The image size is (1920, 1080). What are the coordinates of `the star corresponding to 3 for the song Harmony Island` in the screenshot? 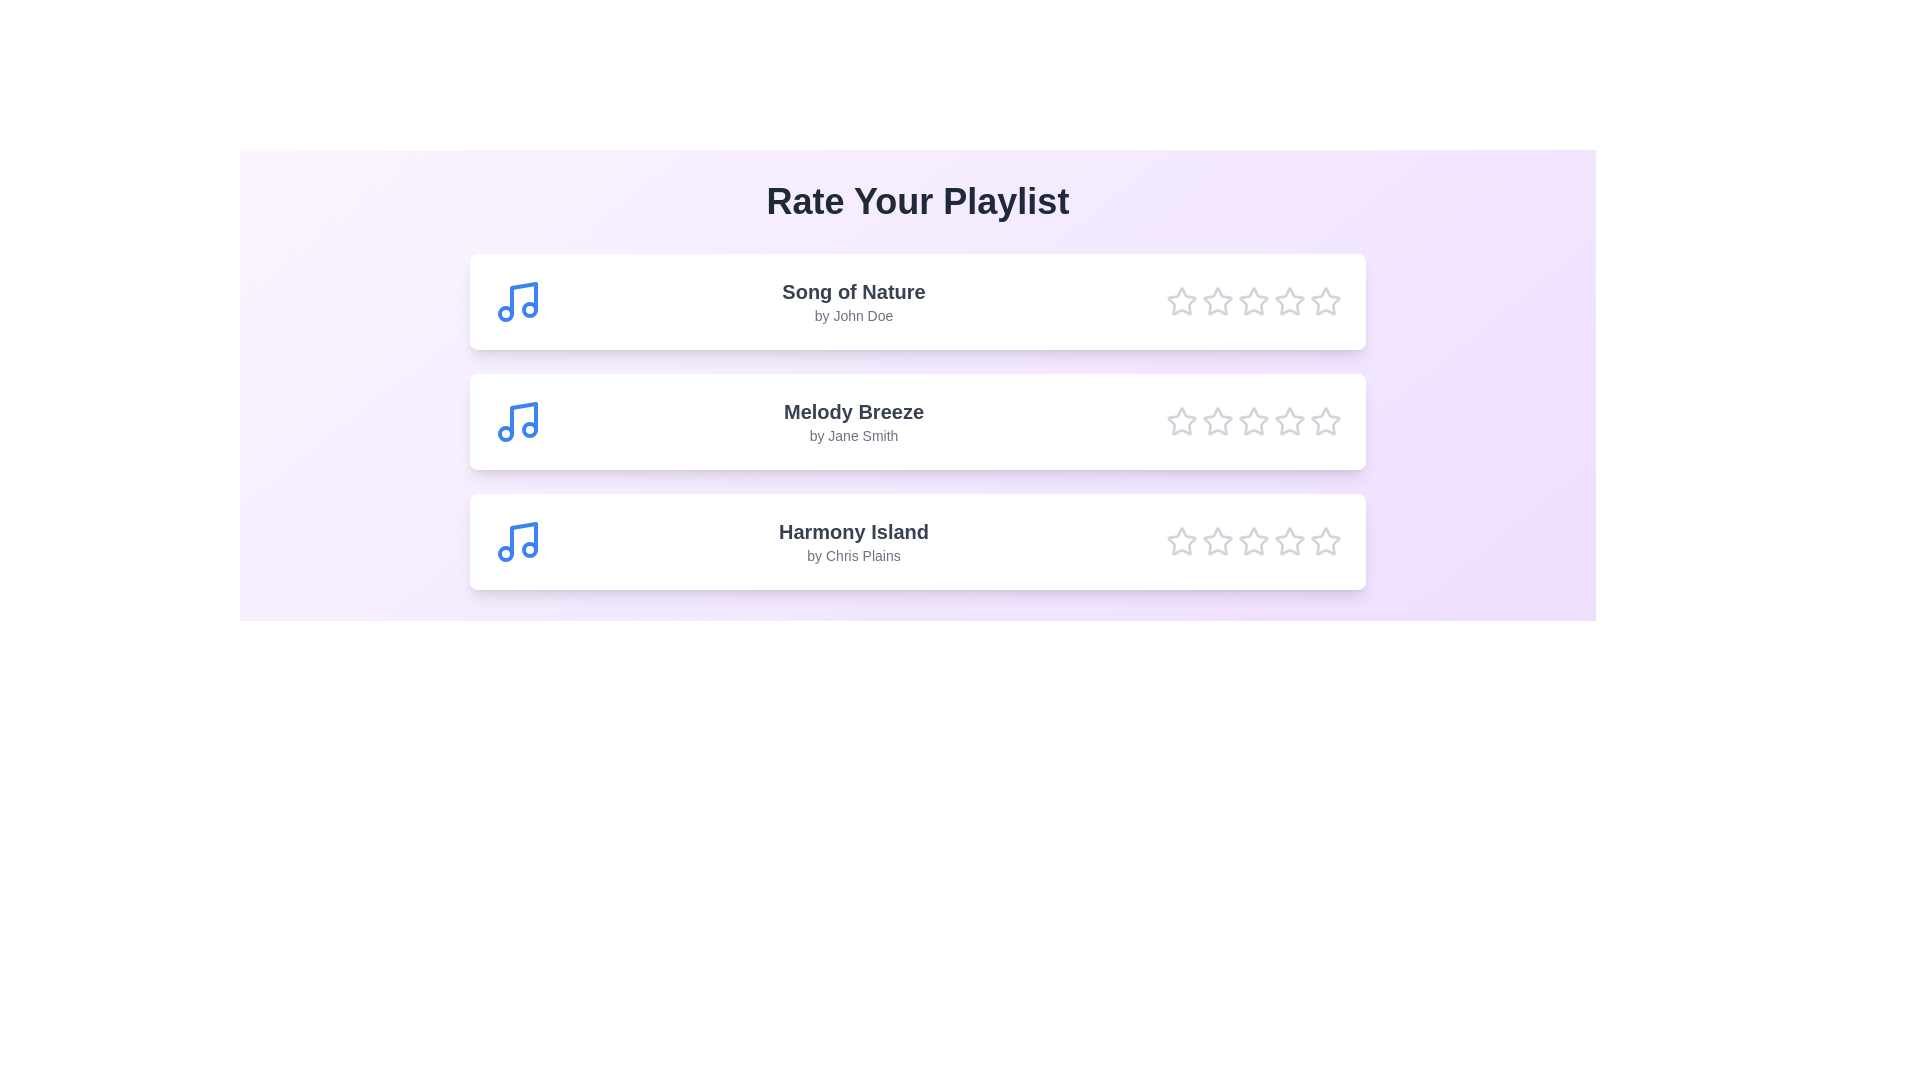 It's located at (1252, 542).